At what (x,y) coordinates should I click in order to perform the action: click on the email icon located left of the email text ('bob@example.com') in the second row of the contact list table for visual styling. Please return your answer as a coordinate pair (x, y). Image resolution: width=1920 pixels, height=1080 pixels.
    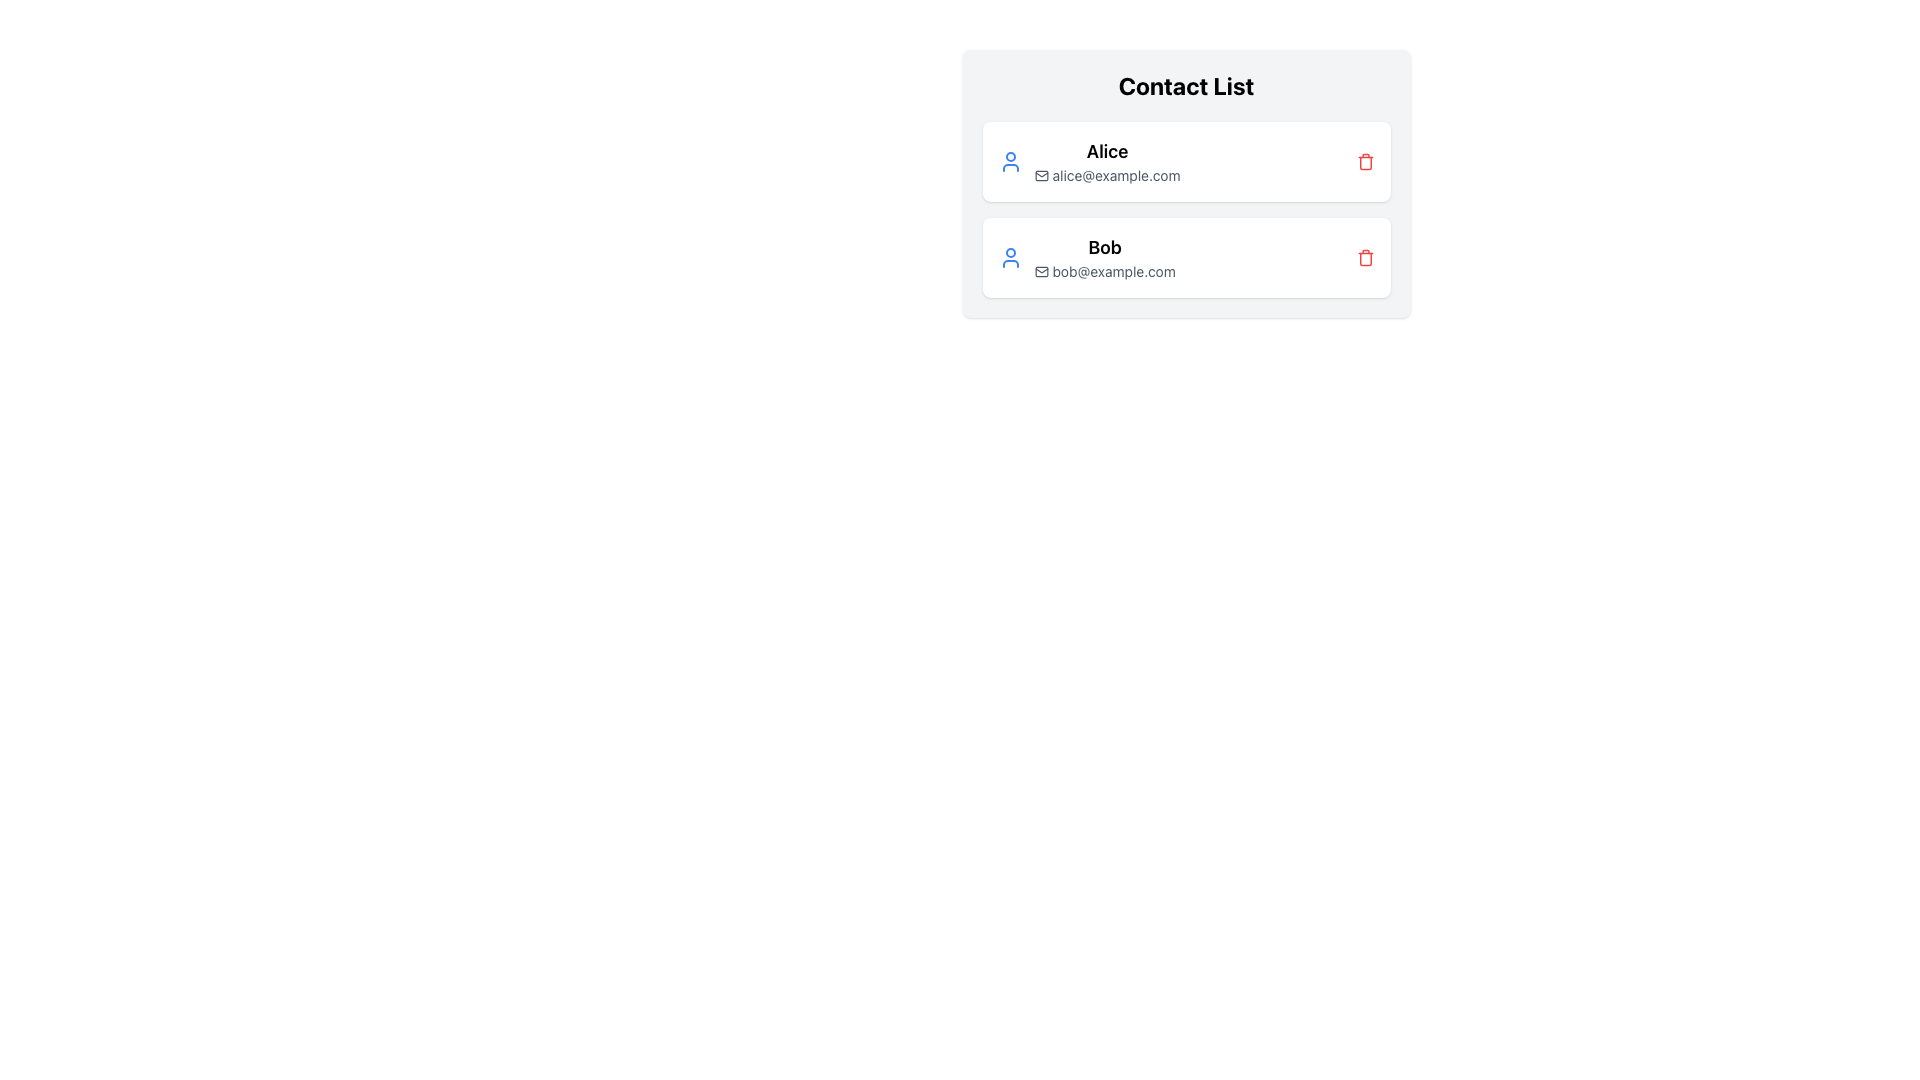
    Looking at the image, I should click on (1040, 272).